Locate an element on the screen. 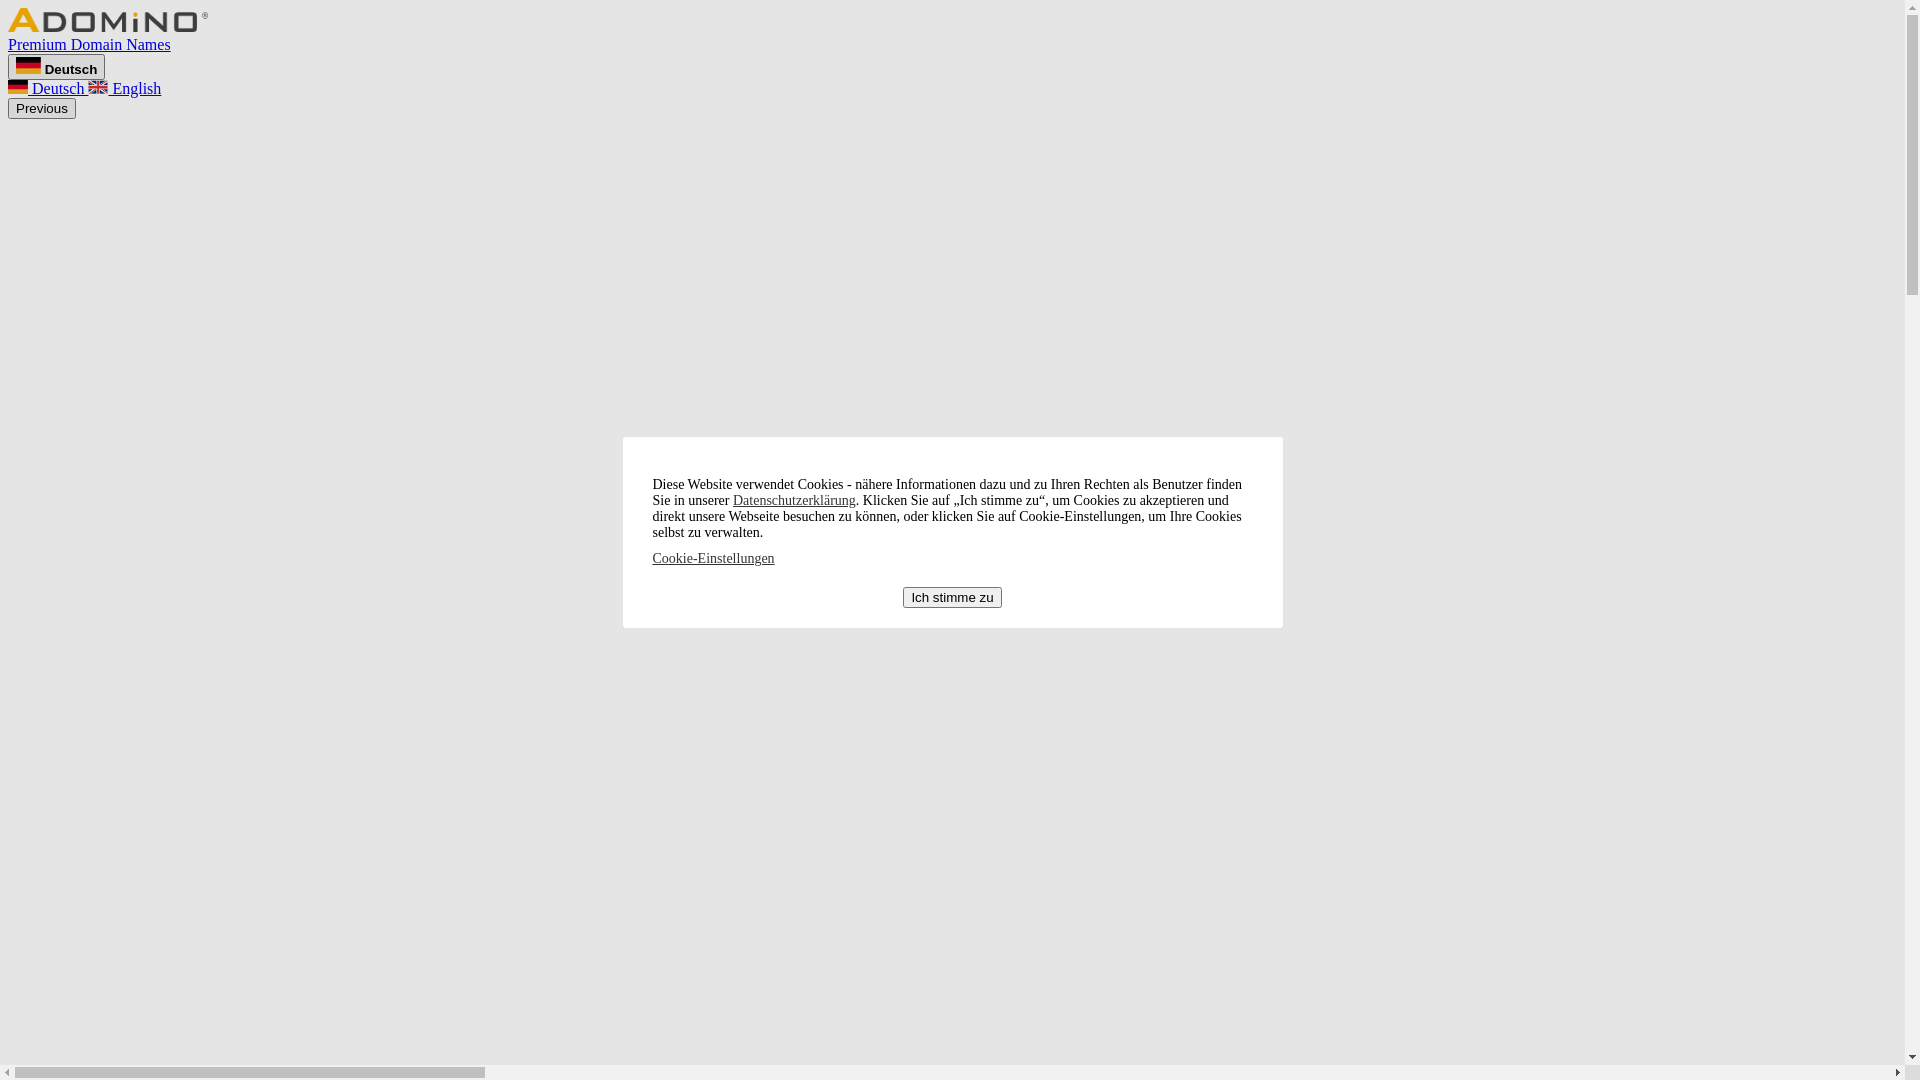  'Premium Domain Names' is located at coordinates (951, 35).